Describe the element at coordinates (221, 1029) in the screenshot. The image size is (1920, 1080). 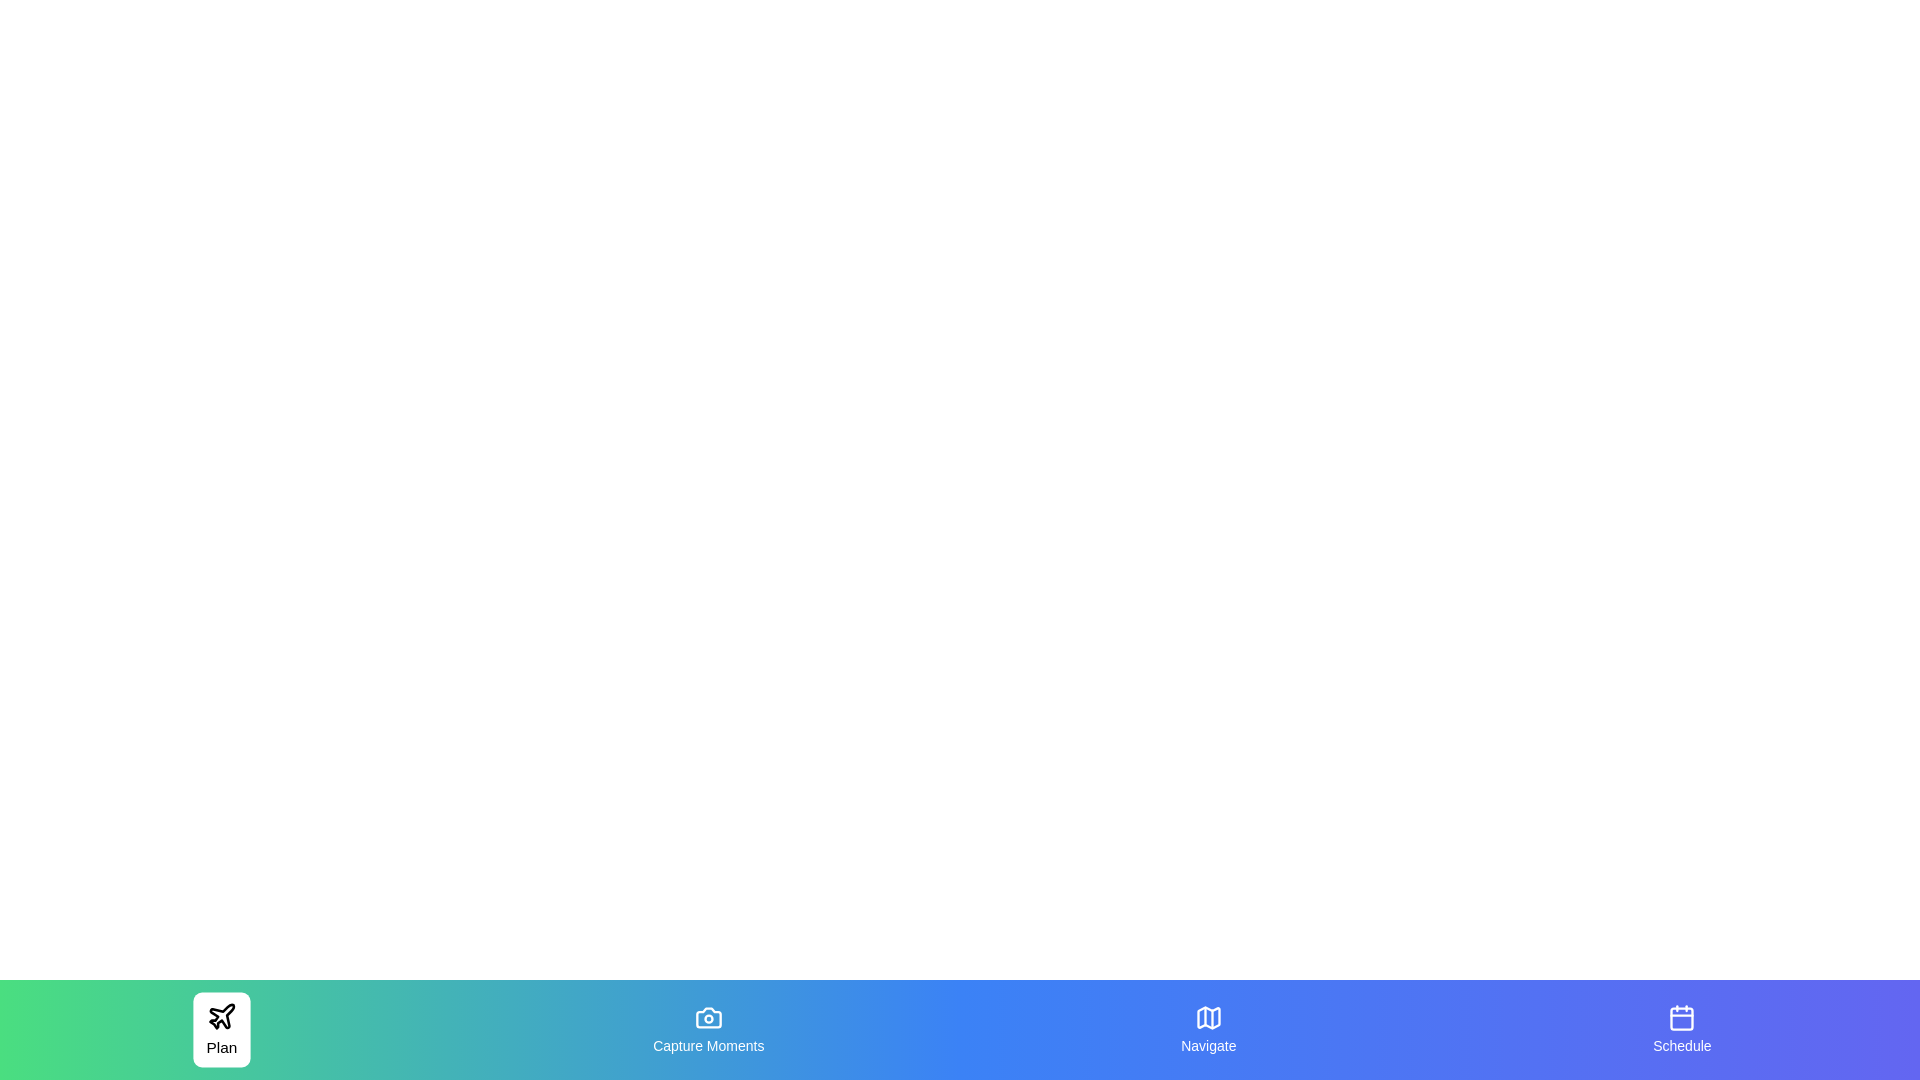
I see `the tab labeled Plan to inspect its text label` at that location.